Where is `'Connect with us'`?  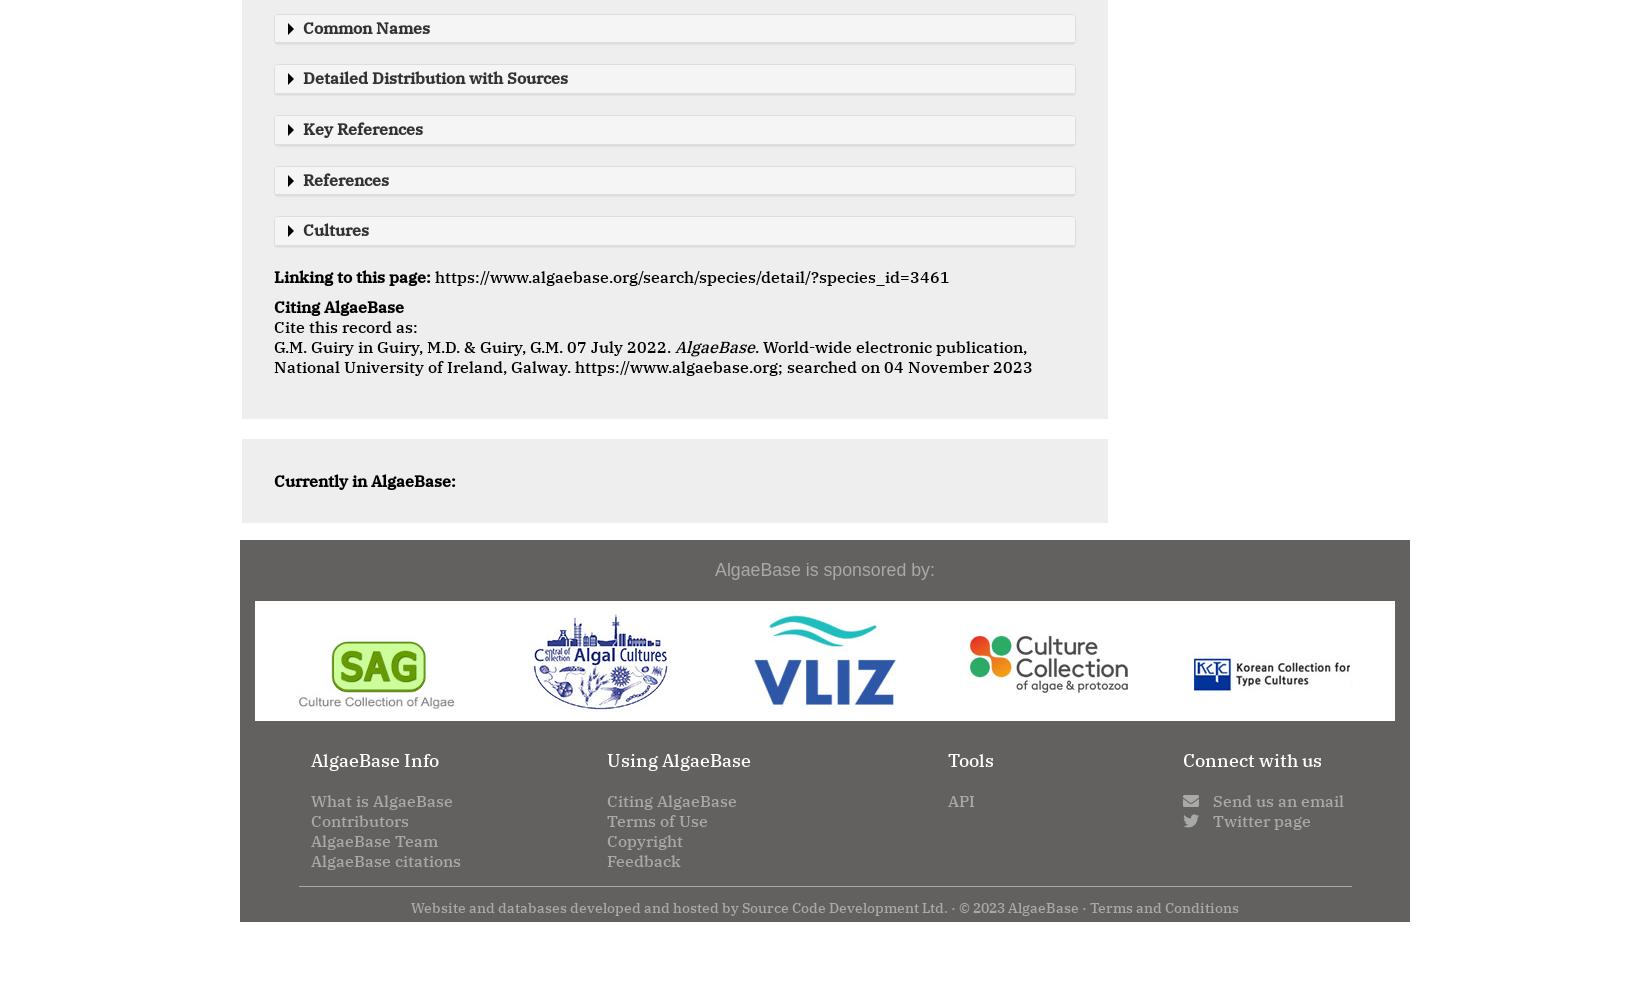 'Connect with us' is located at coordinates (1251, 759).